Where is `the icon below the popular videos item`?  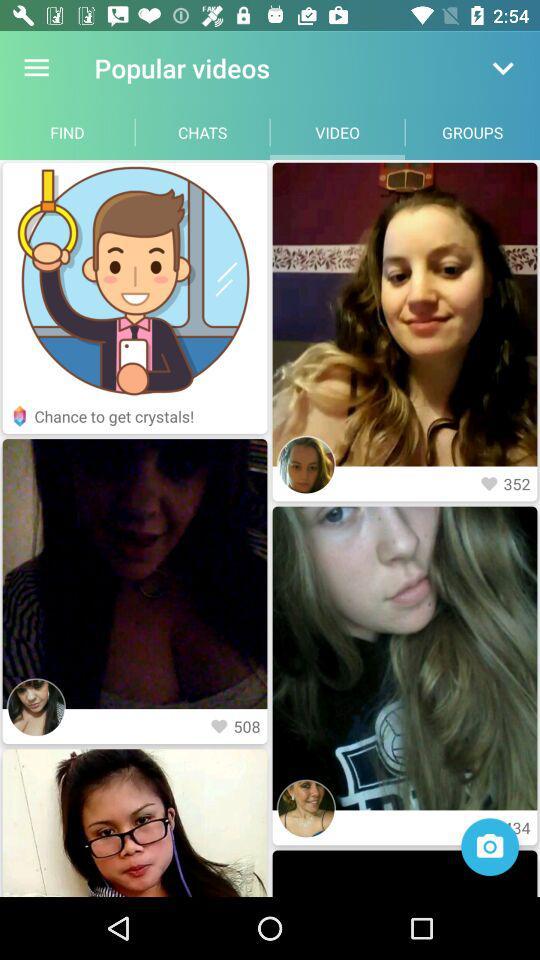 the icon below the popular videos item is located at coordinates (202, 131).